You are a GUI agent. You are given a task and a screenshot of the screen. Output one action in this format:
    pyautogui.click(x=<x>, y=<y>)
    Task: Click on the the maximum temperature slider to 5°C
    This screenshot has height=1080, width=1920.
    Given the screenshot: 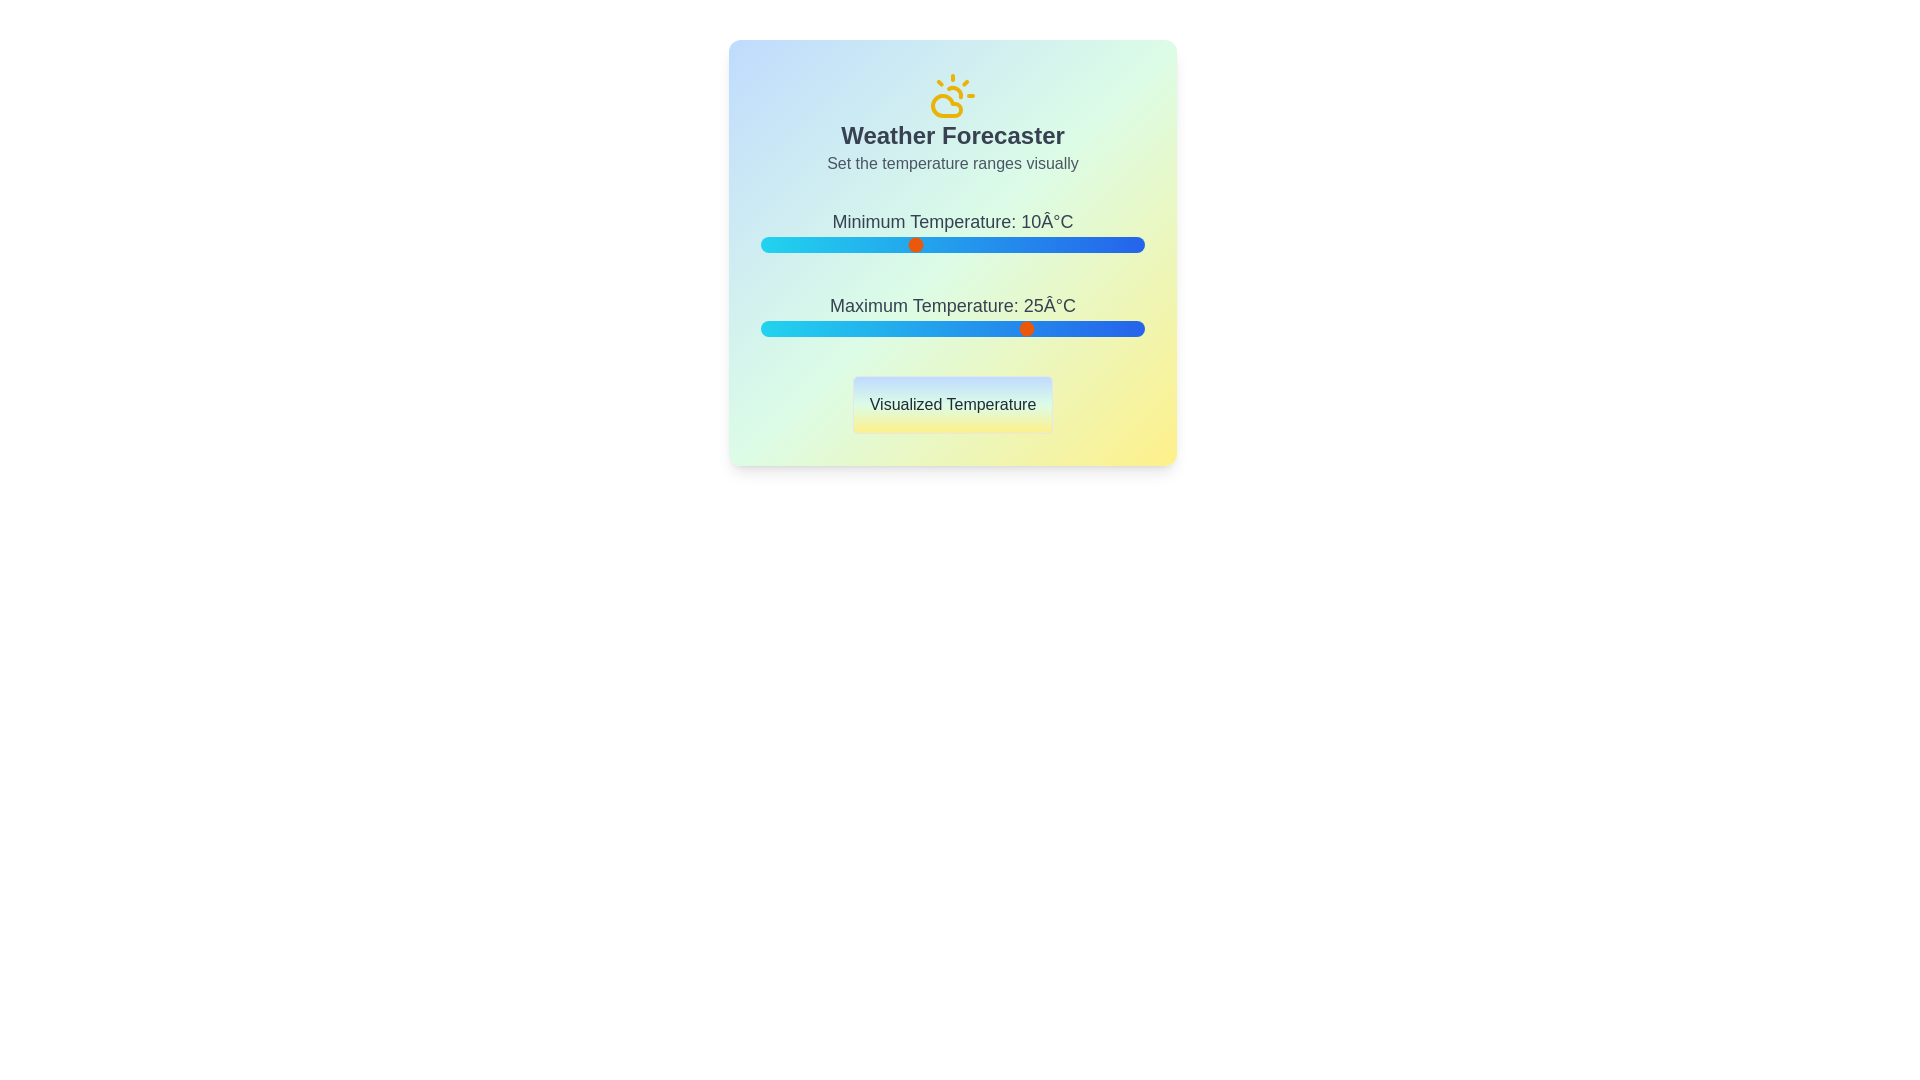 What is the action you would take?
    pyautogui.click(x=876, y=327)
    